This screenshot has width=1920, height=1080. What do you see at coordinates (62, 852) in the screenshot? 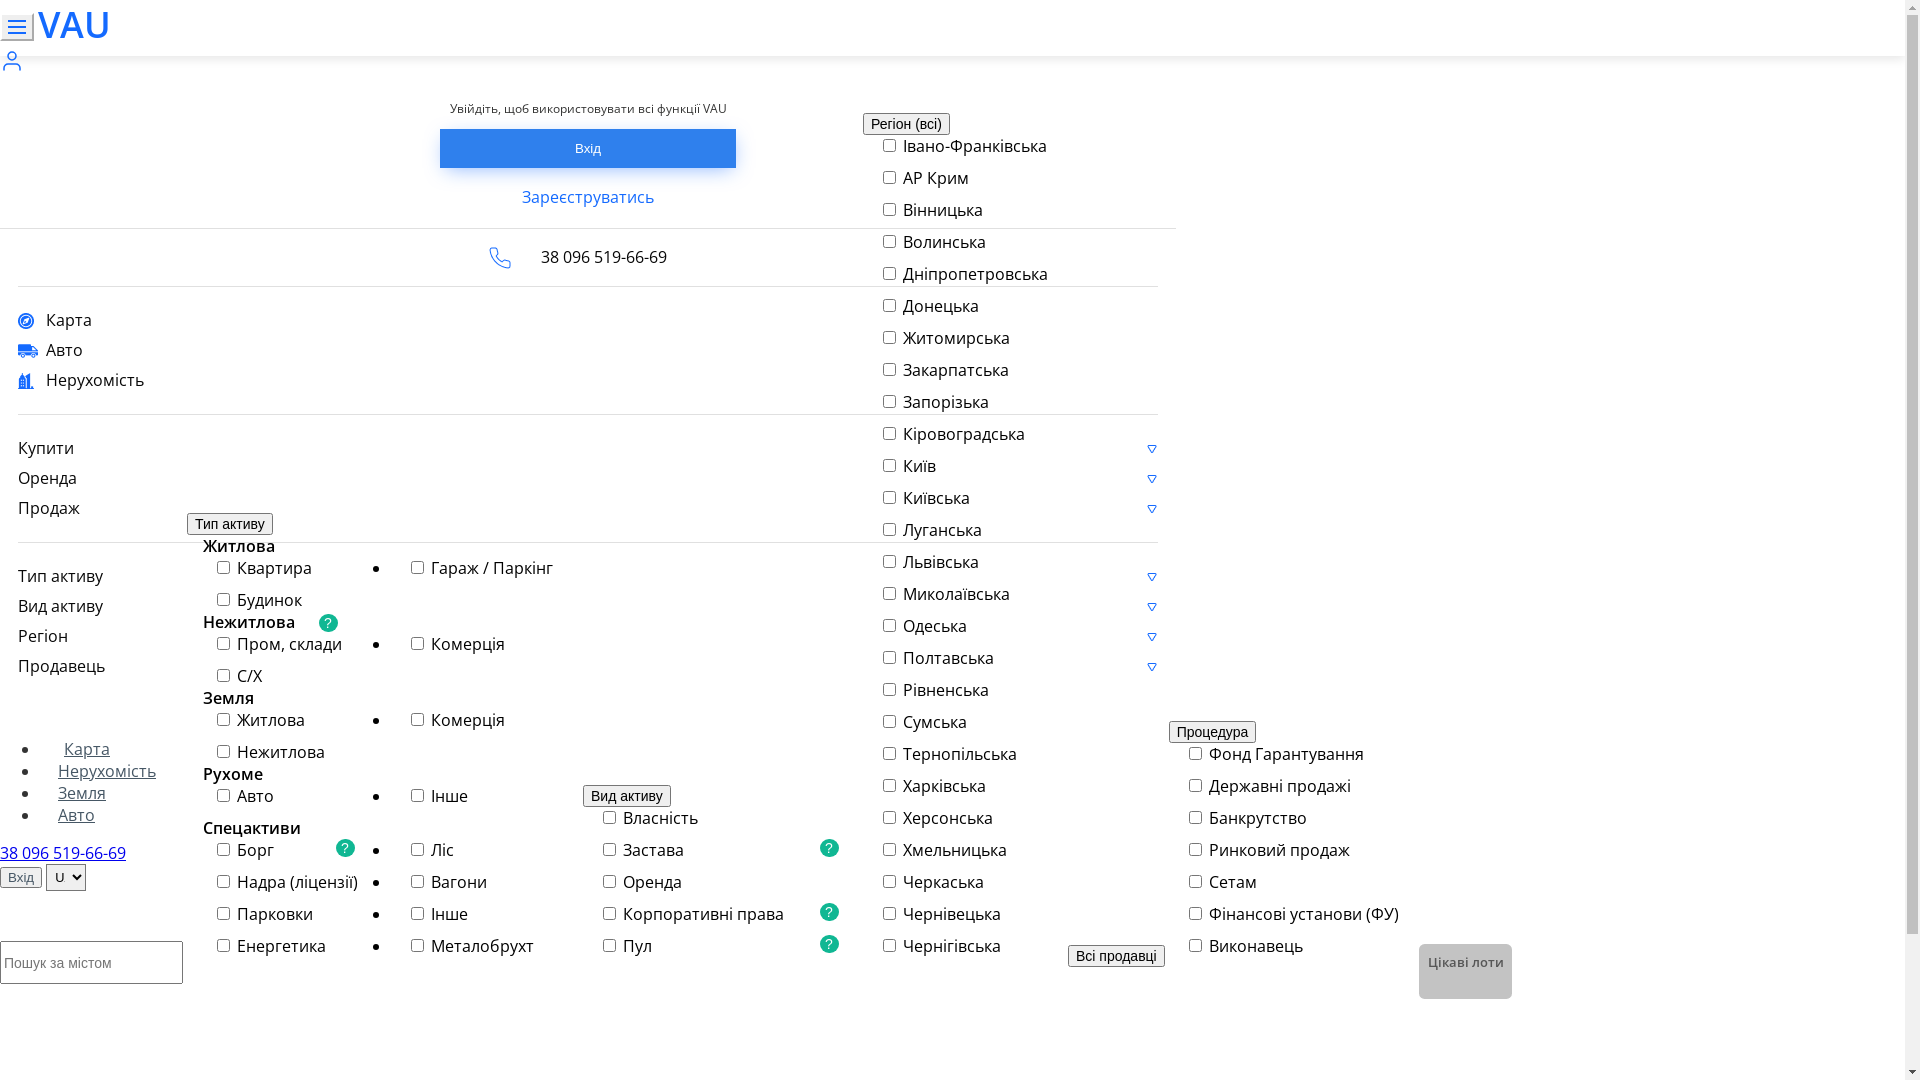
I see `'38 096 519-66-69'` at bounding box center [62, 852].